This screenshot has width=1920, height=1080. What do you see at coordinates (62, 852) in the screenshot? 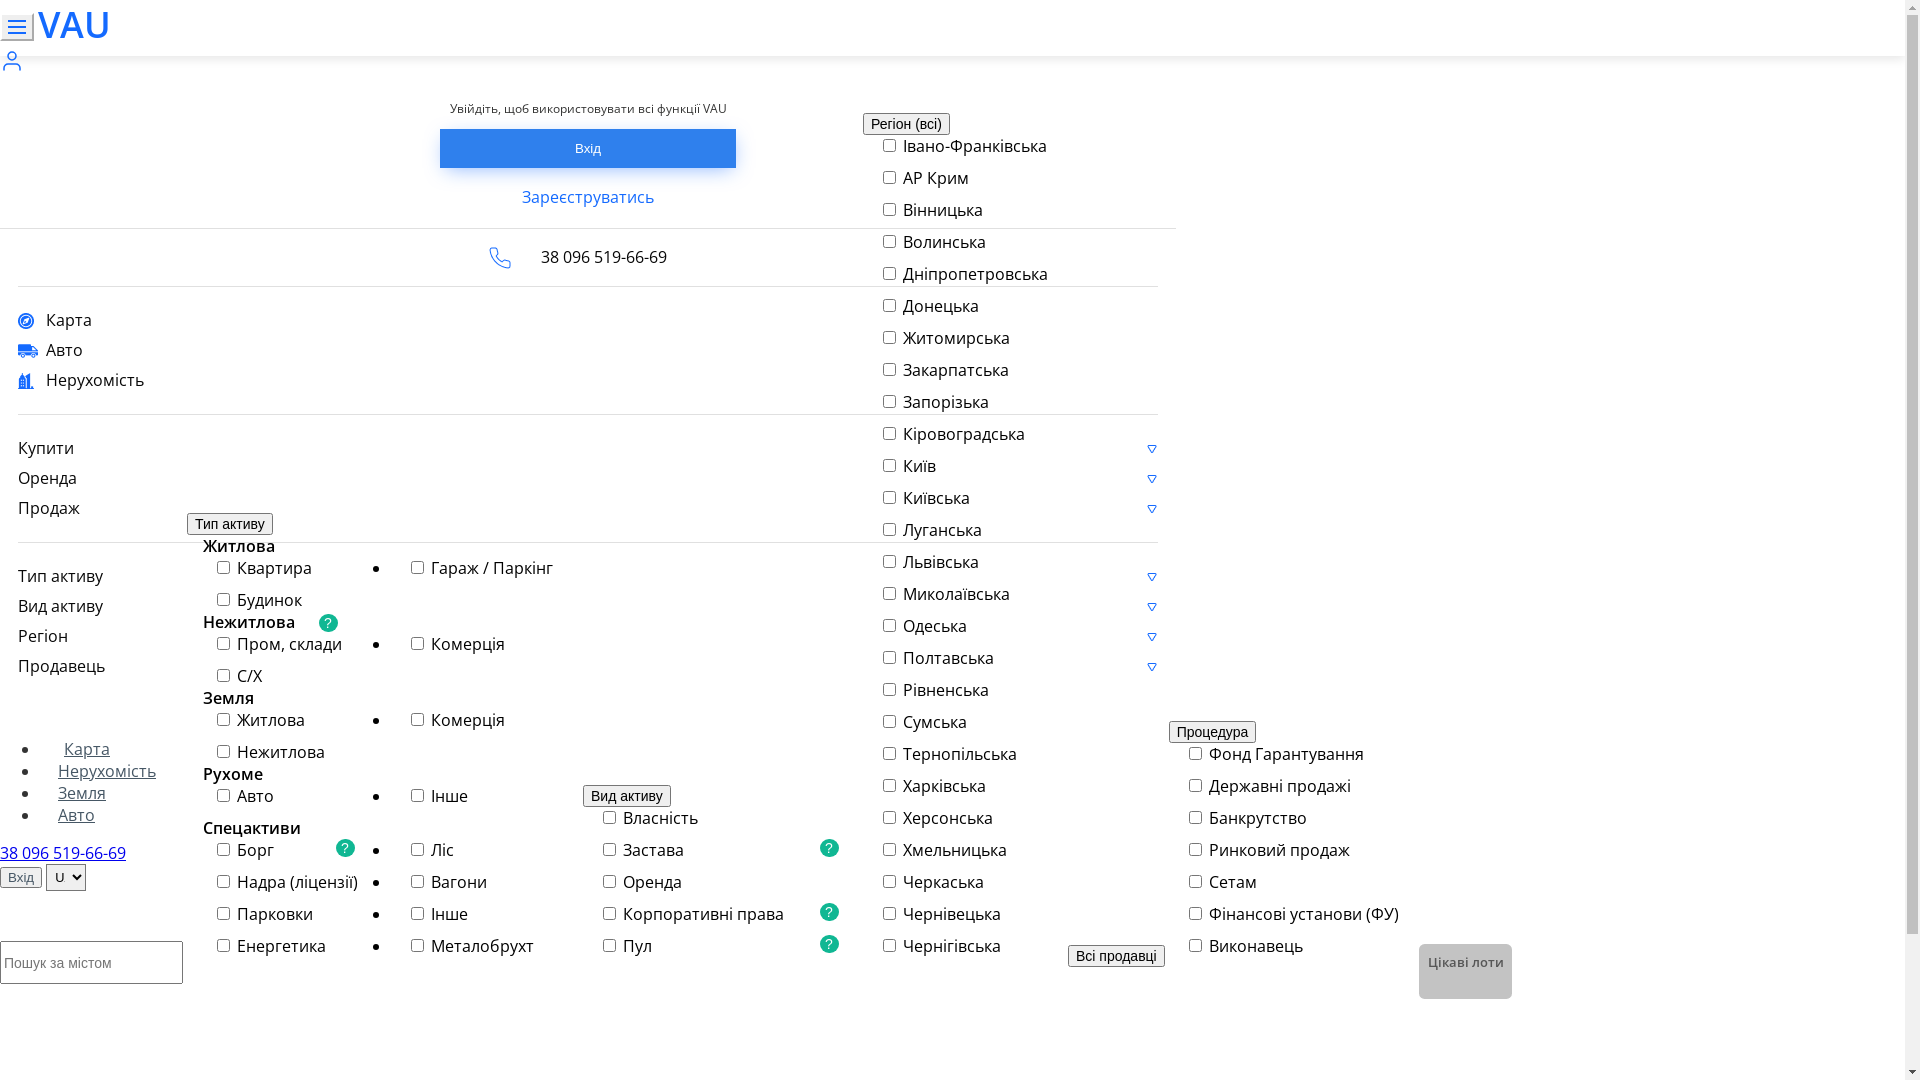
I see `'38 096 519-66-69'` at bounding box center [62, 852].